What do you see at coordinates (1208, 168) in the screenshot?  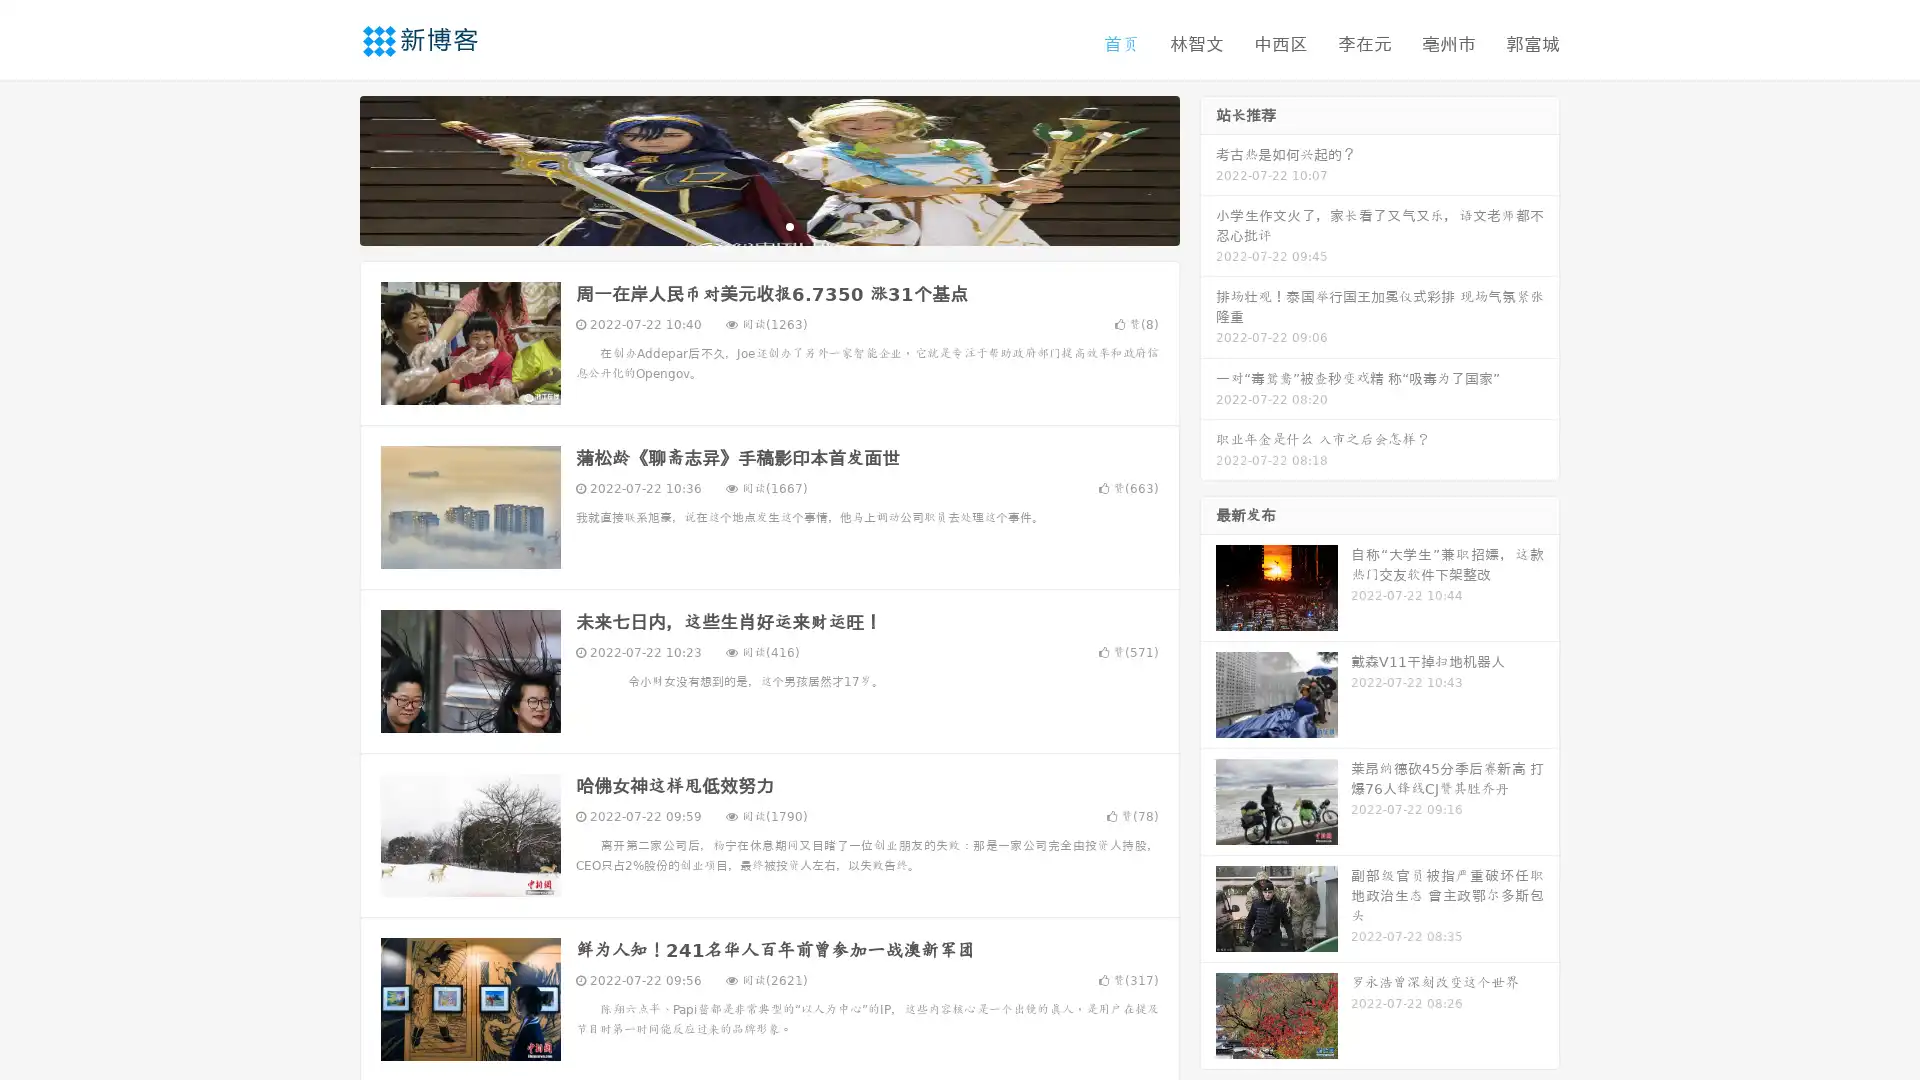 I see `Next slide` at bounding box center [1208, 168].